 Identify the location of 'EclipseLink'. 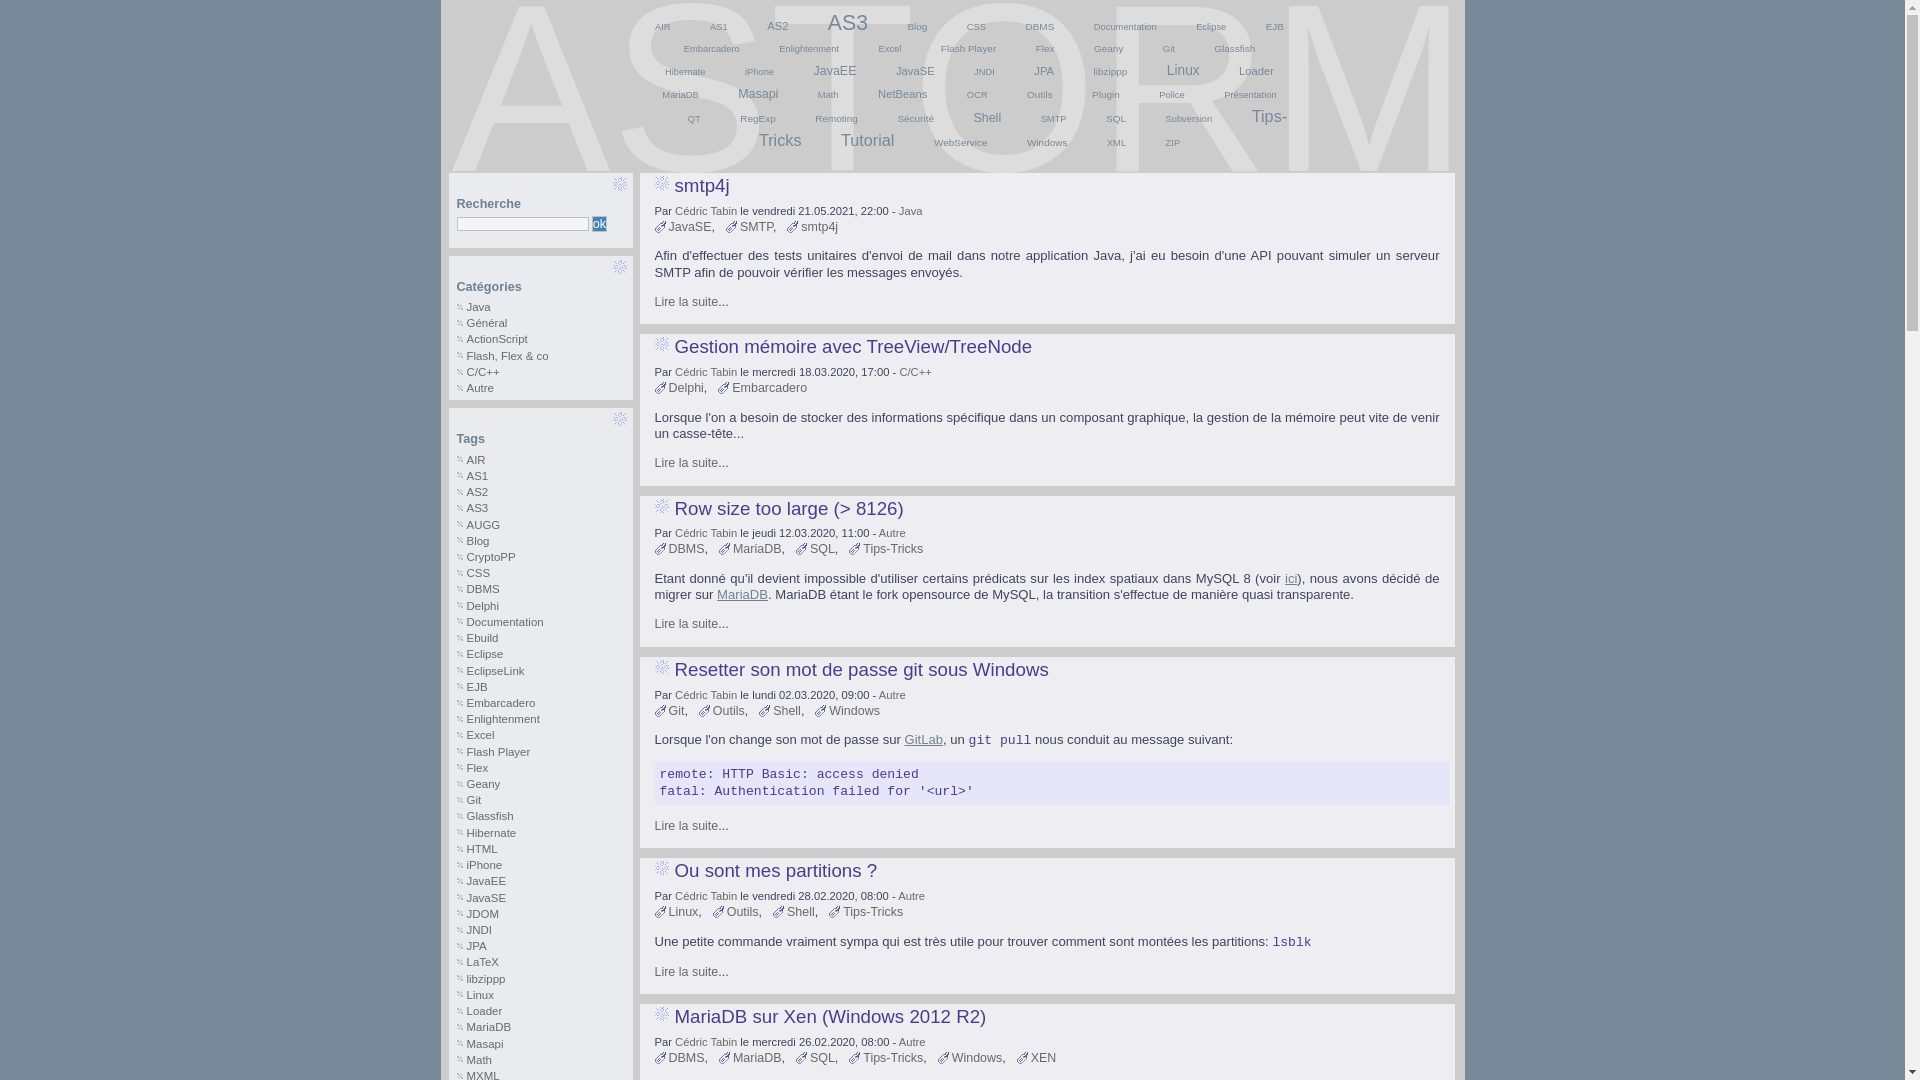
(494, 671).